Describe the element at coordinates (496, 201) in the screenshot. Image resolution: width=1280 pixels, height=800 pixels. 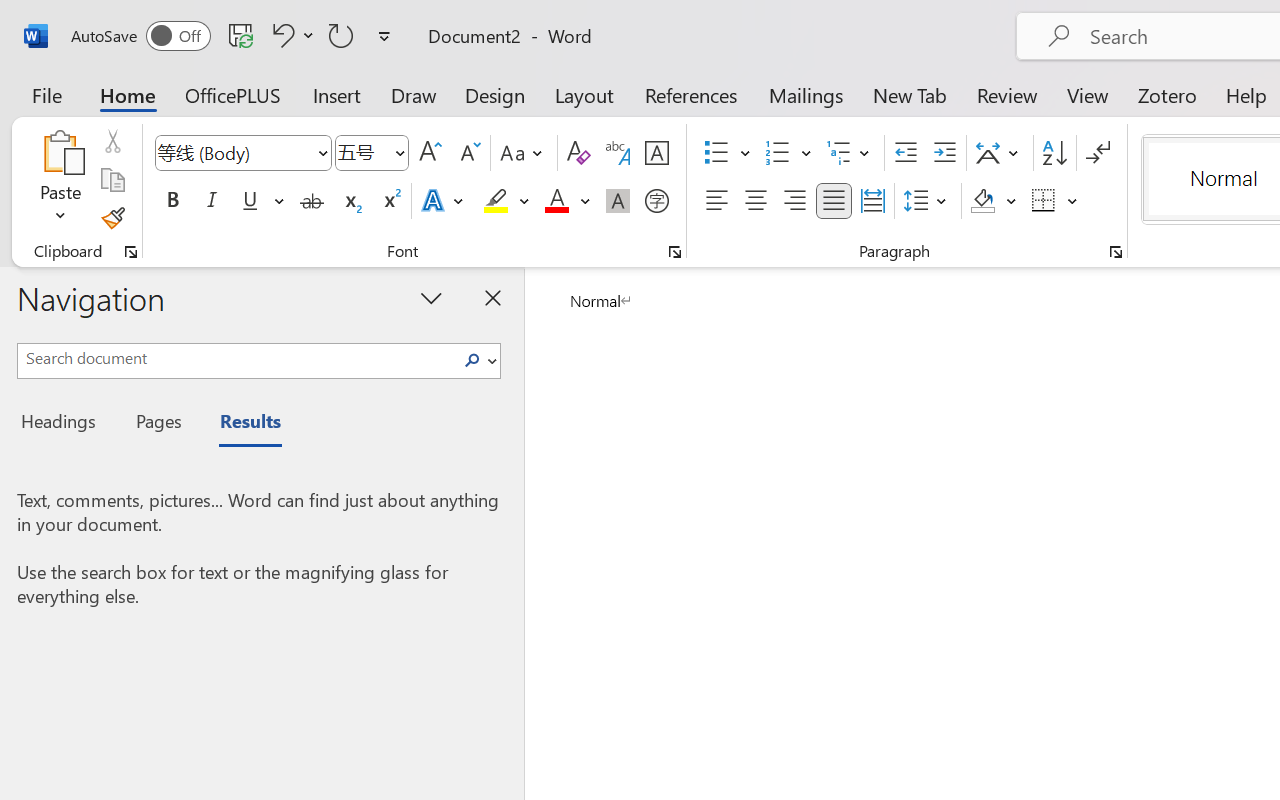
I see `'Text Highlight Color Yellow'` at that location.